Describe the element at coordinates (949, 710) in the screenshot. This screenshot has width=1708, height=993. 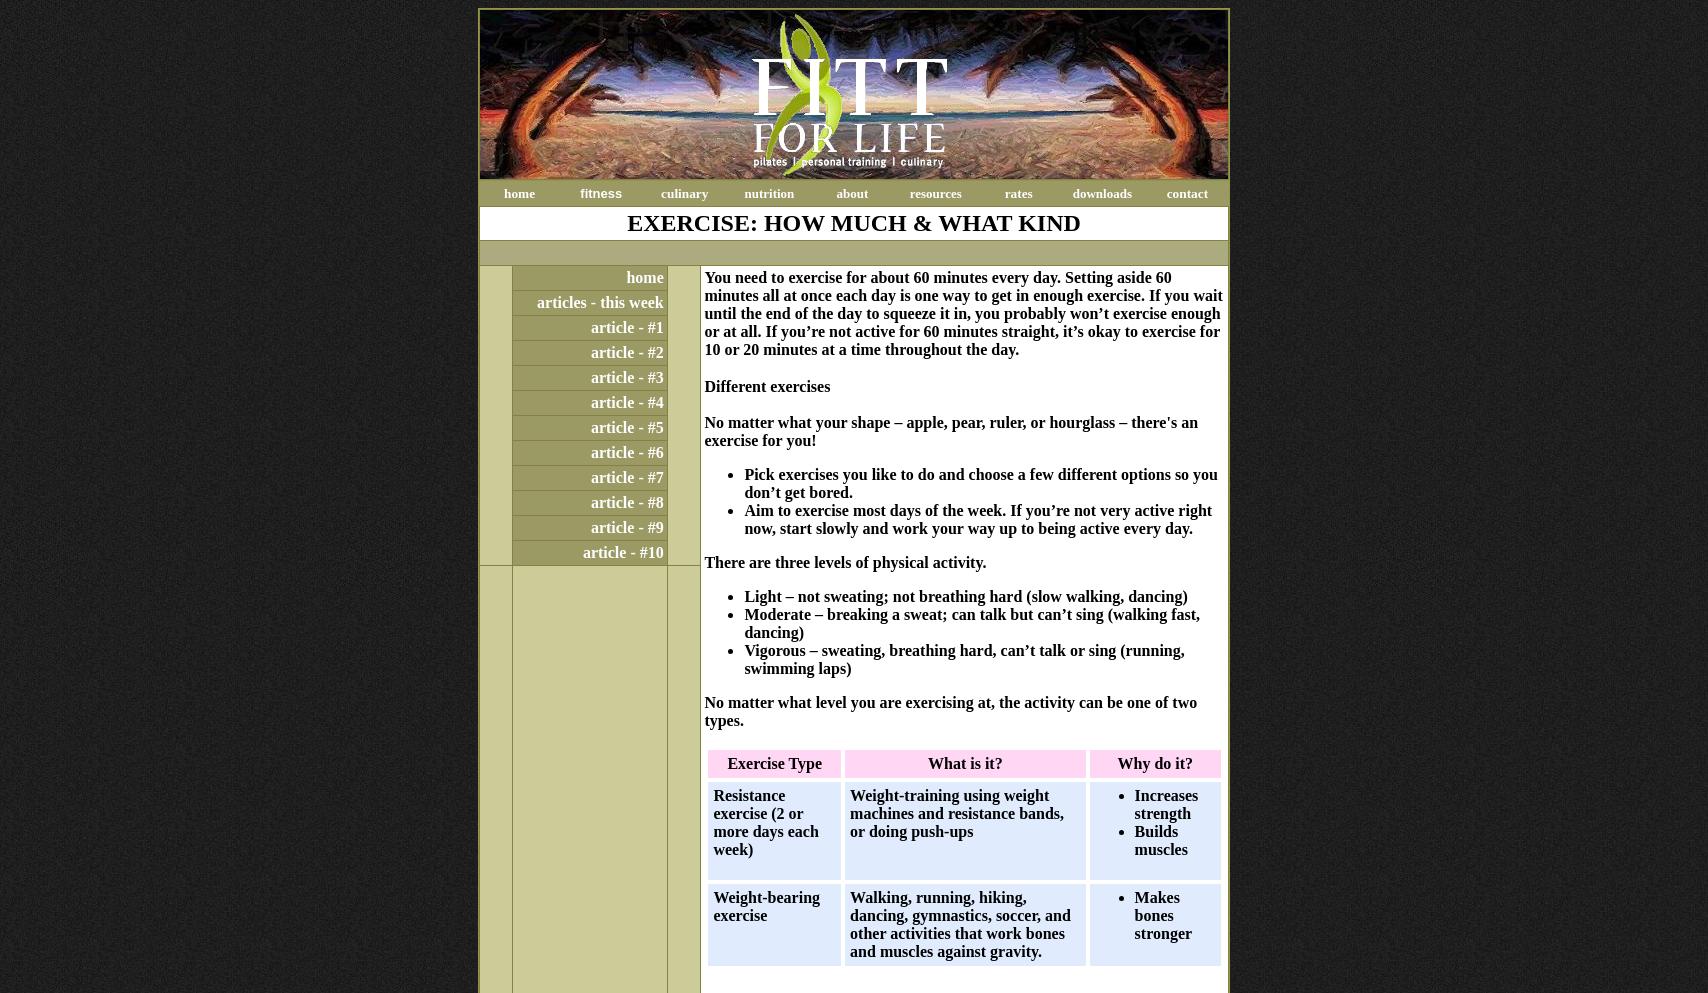
I see `'No matter what level you are exercising at, the 
activity can be one of two types.'` at that location.